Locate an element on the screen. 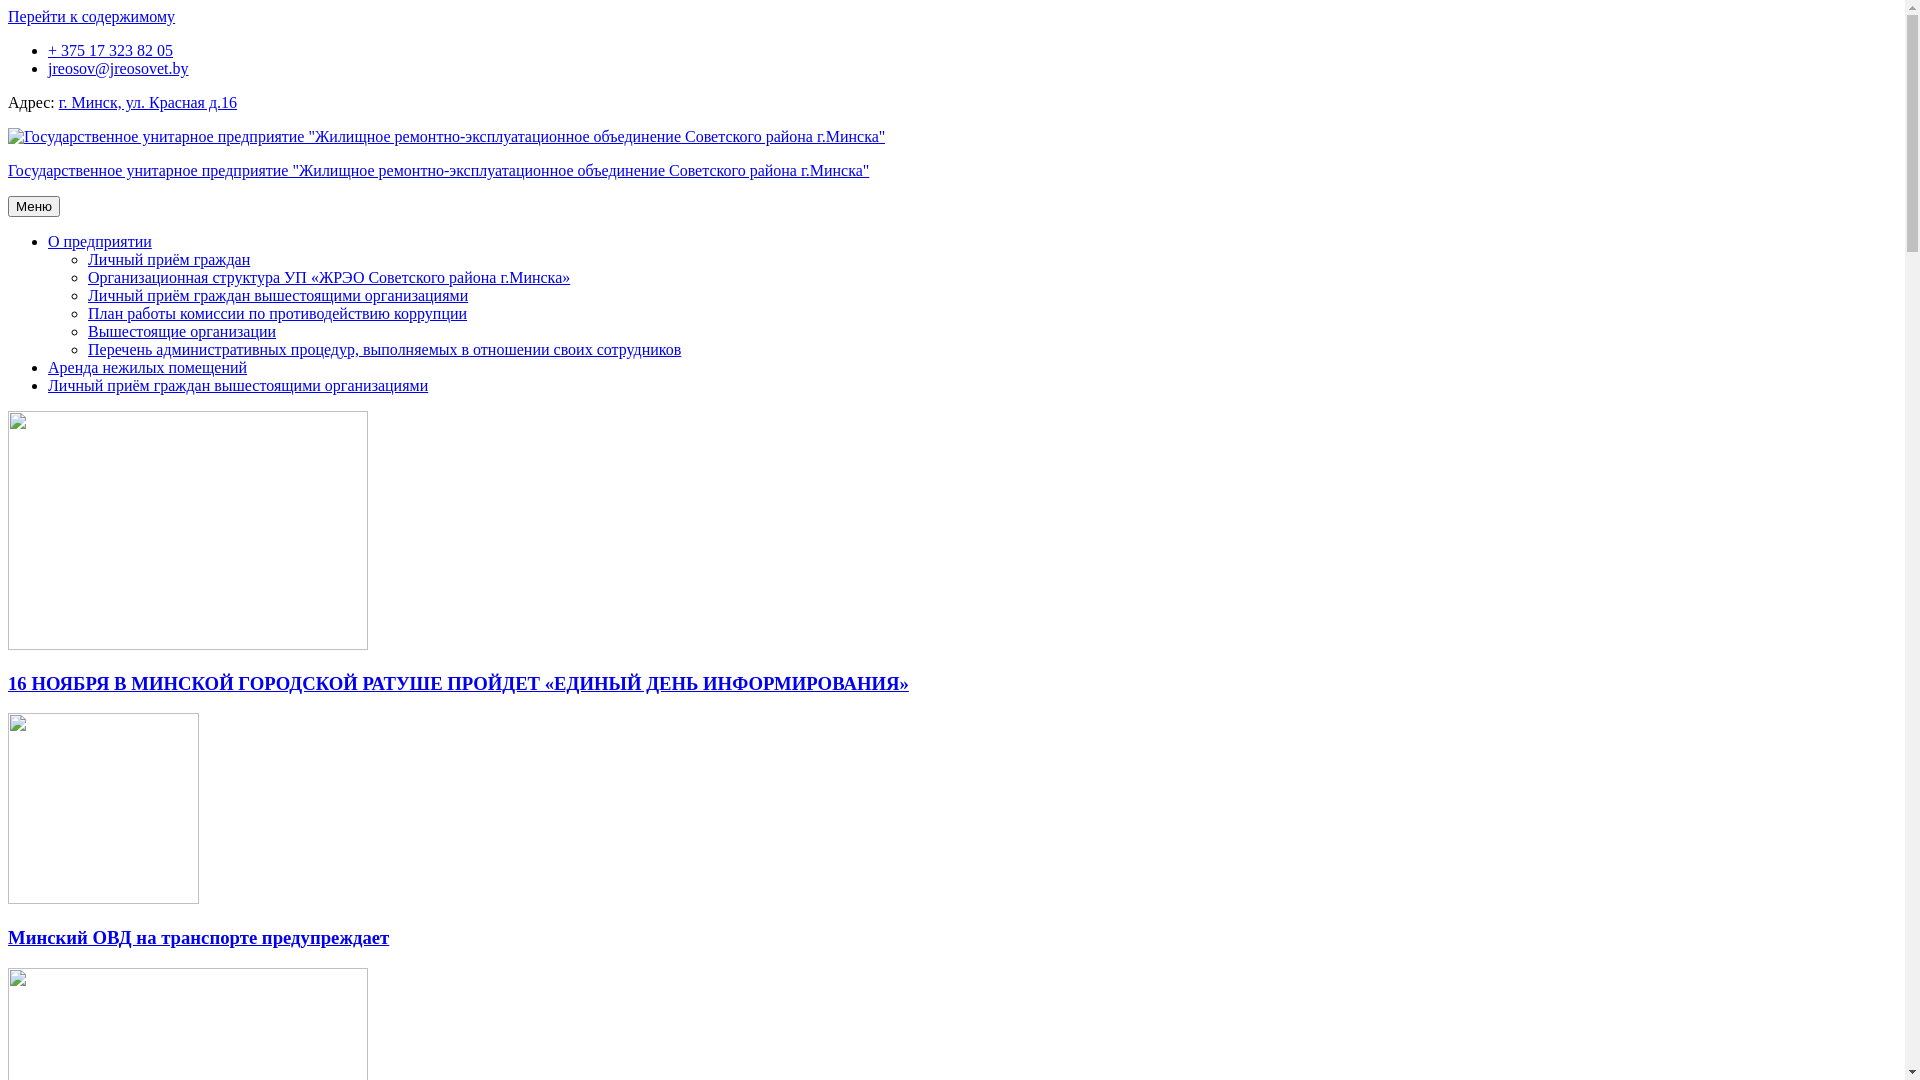 The image size is (1920, 1080). '+ 375 17 323 82 05' is located at coordinates (109, 49).